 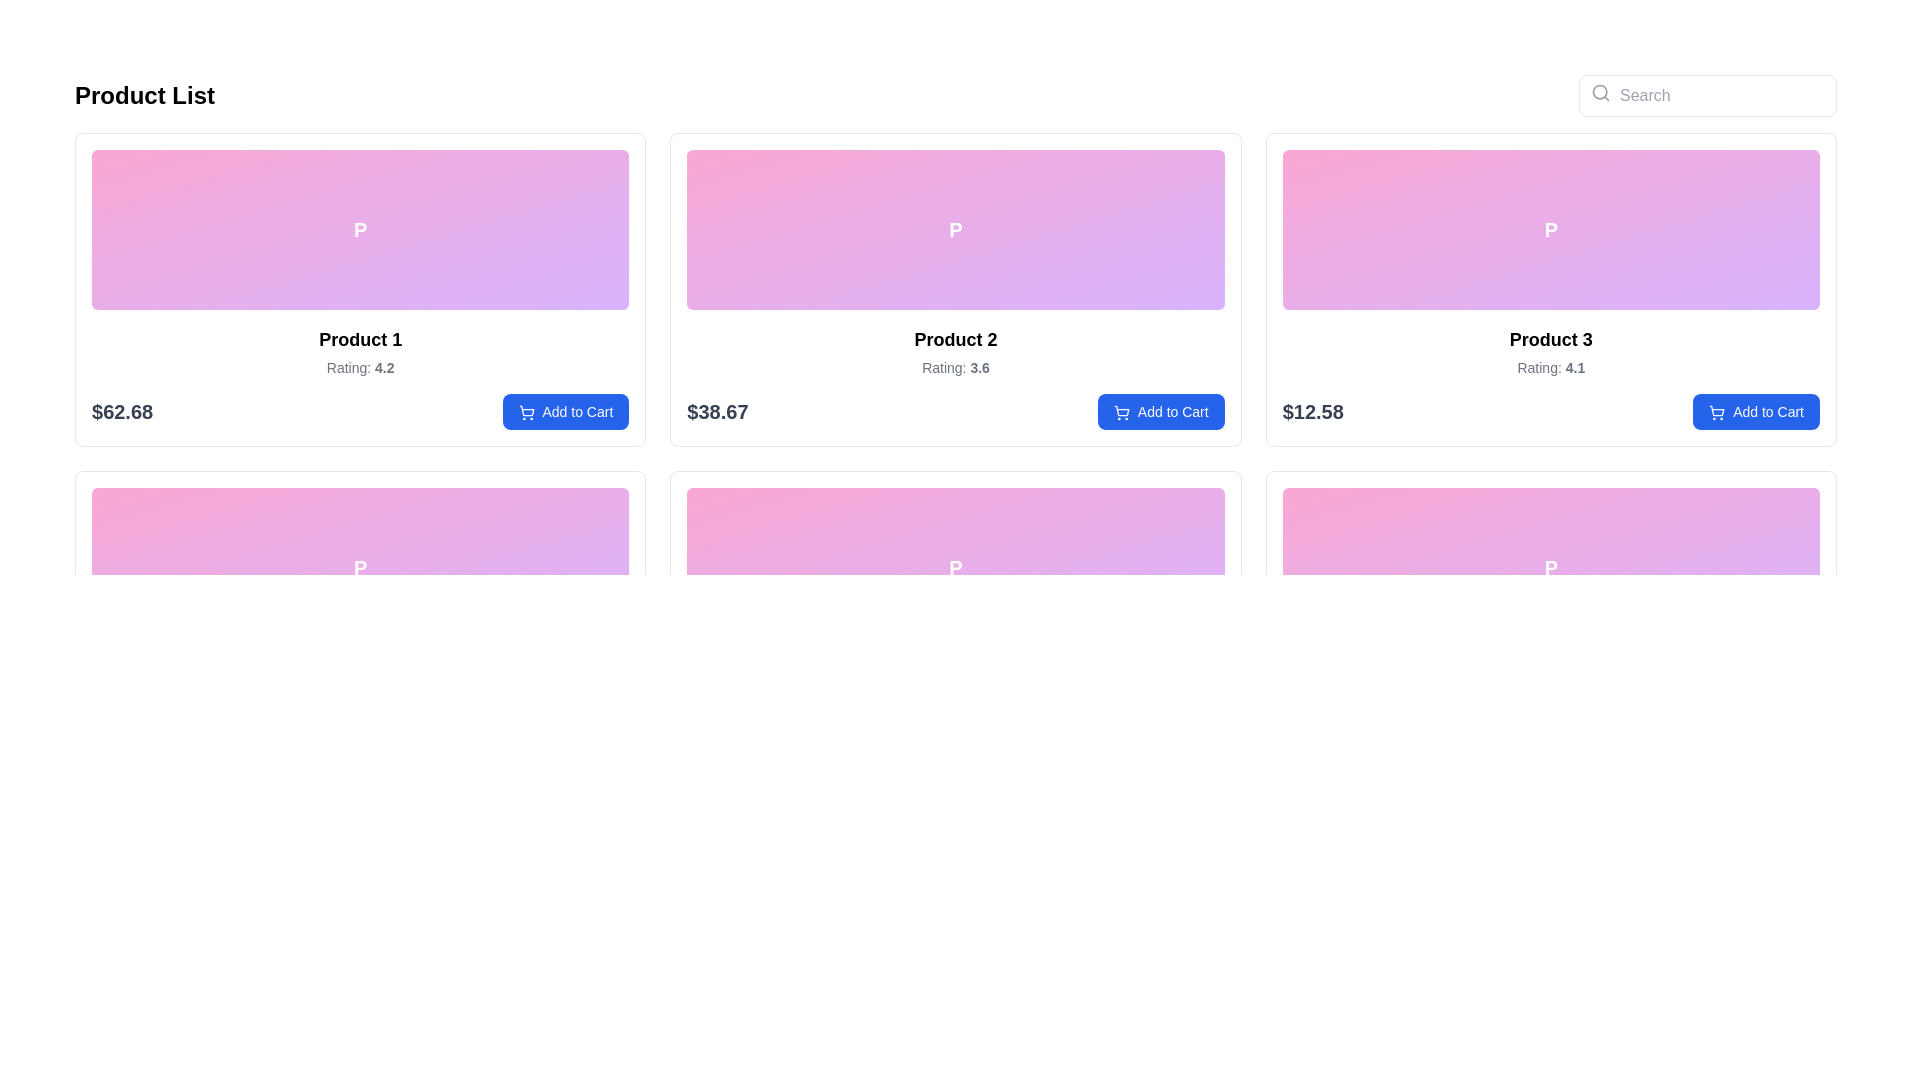 What do you see at coordinates (360, 567) in the screenshot?
I see `the image placeholder for 'Product 4' located in the upper section of its card` at bounding box center [360, 567].